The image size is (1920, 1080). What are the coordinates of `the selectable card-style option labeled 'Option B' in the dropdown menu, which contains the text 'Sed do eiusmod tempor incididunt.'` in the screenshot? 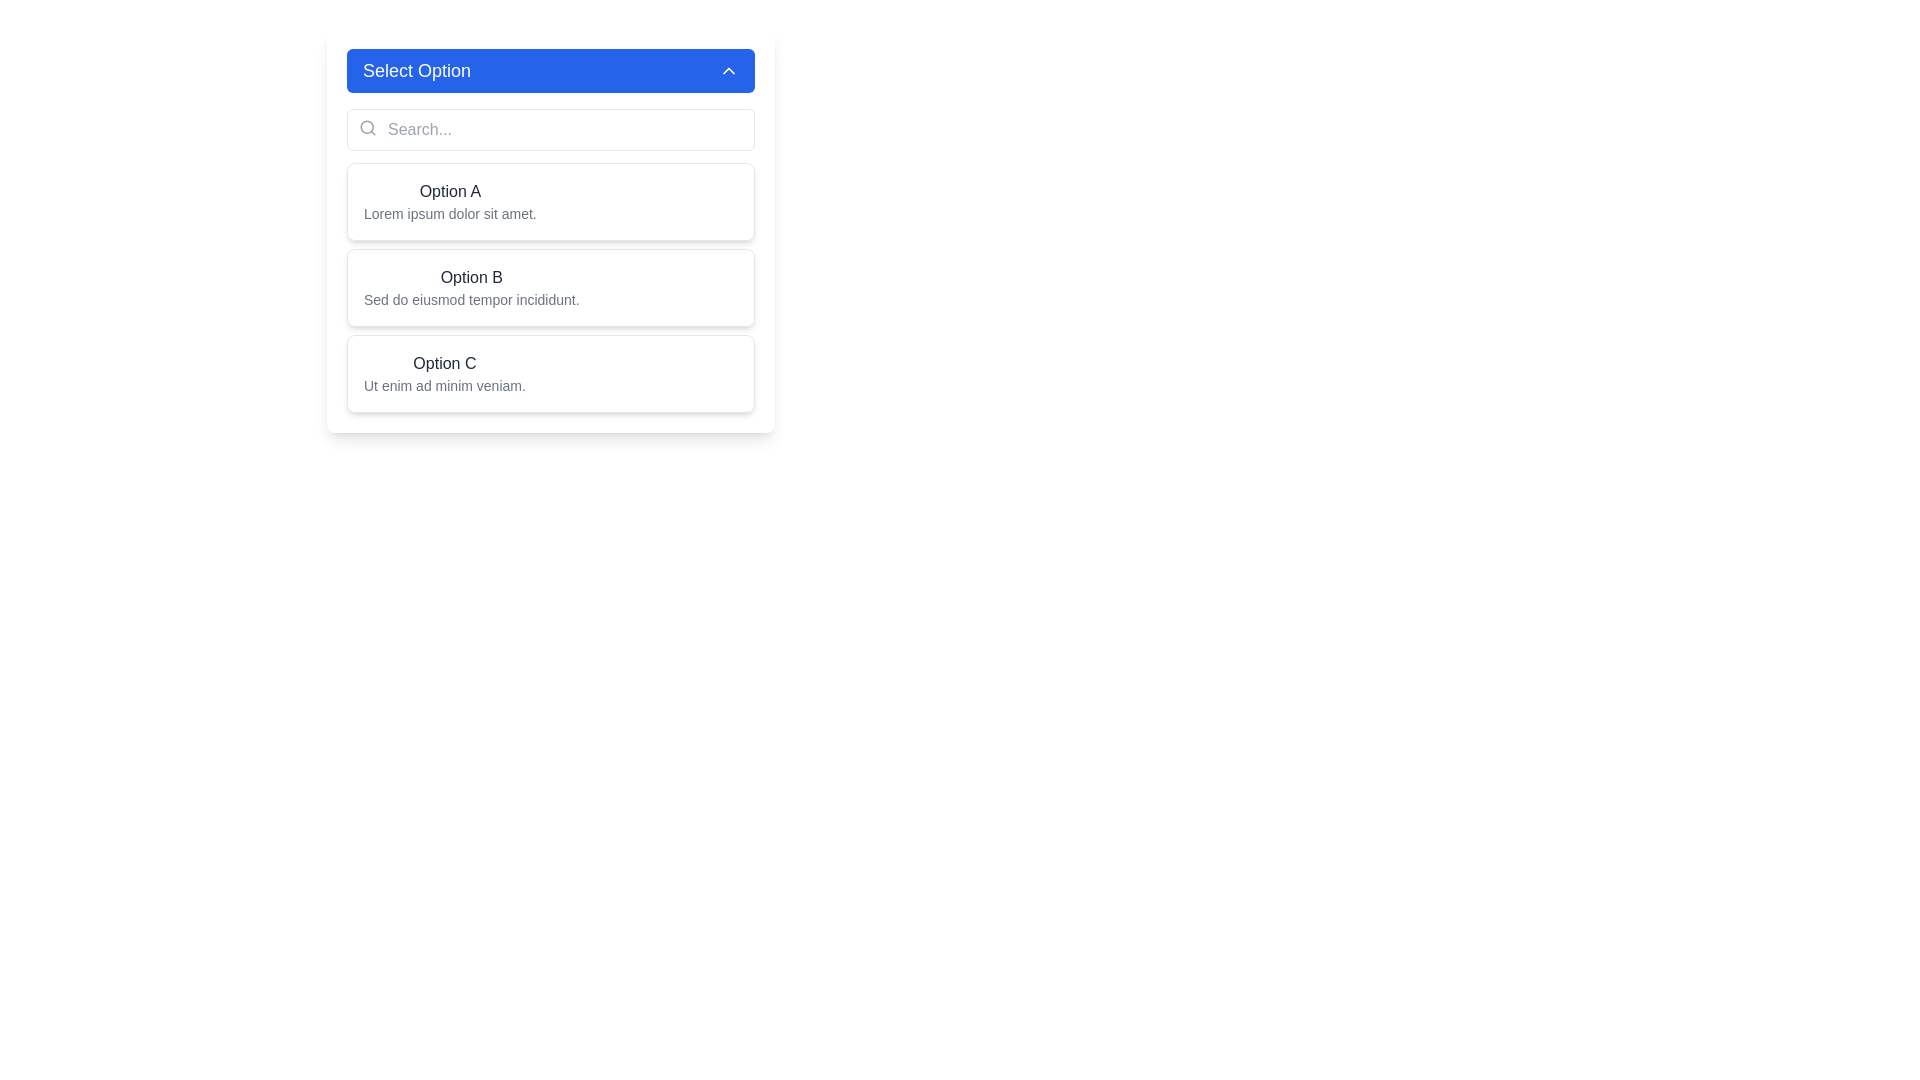 It's located at (551, 288).